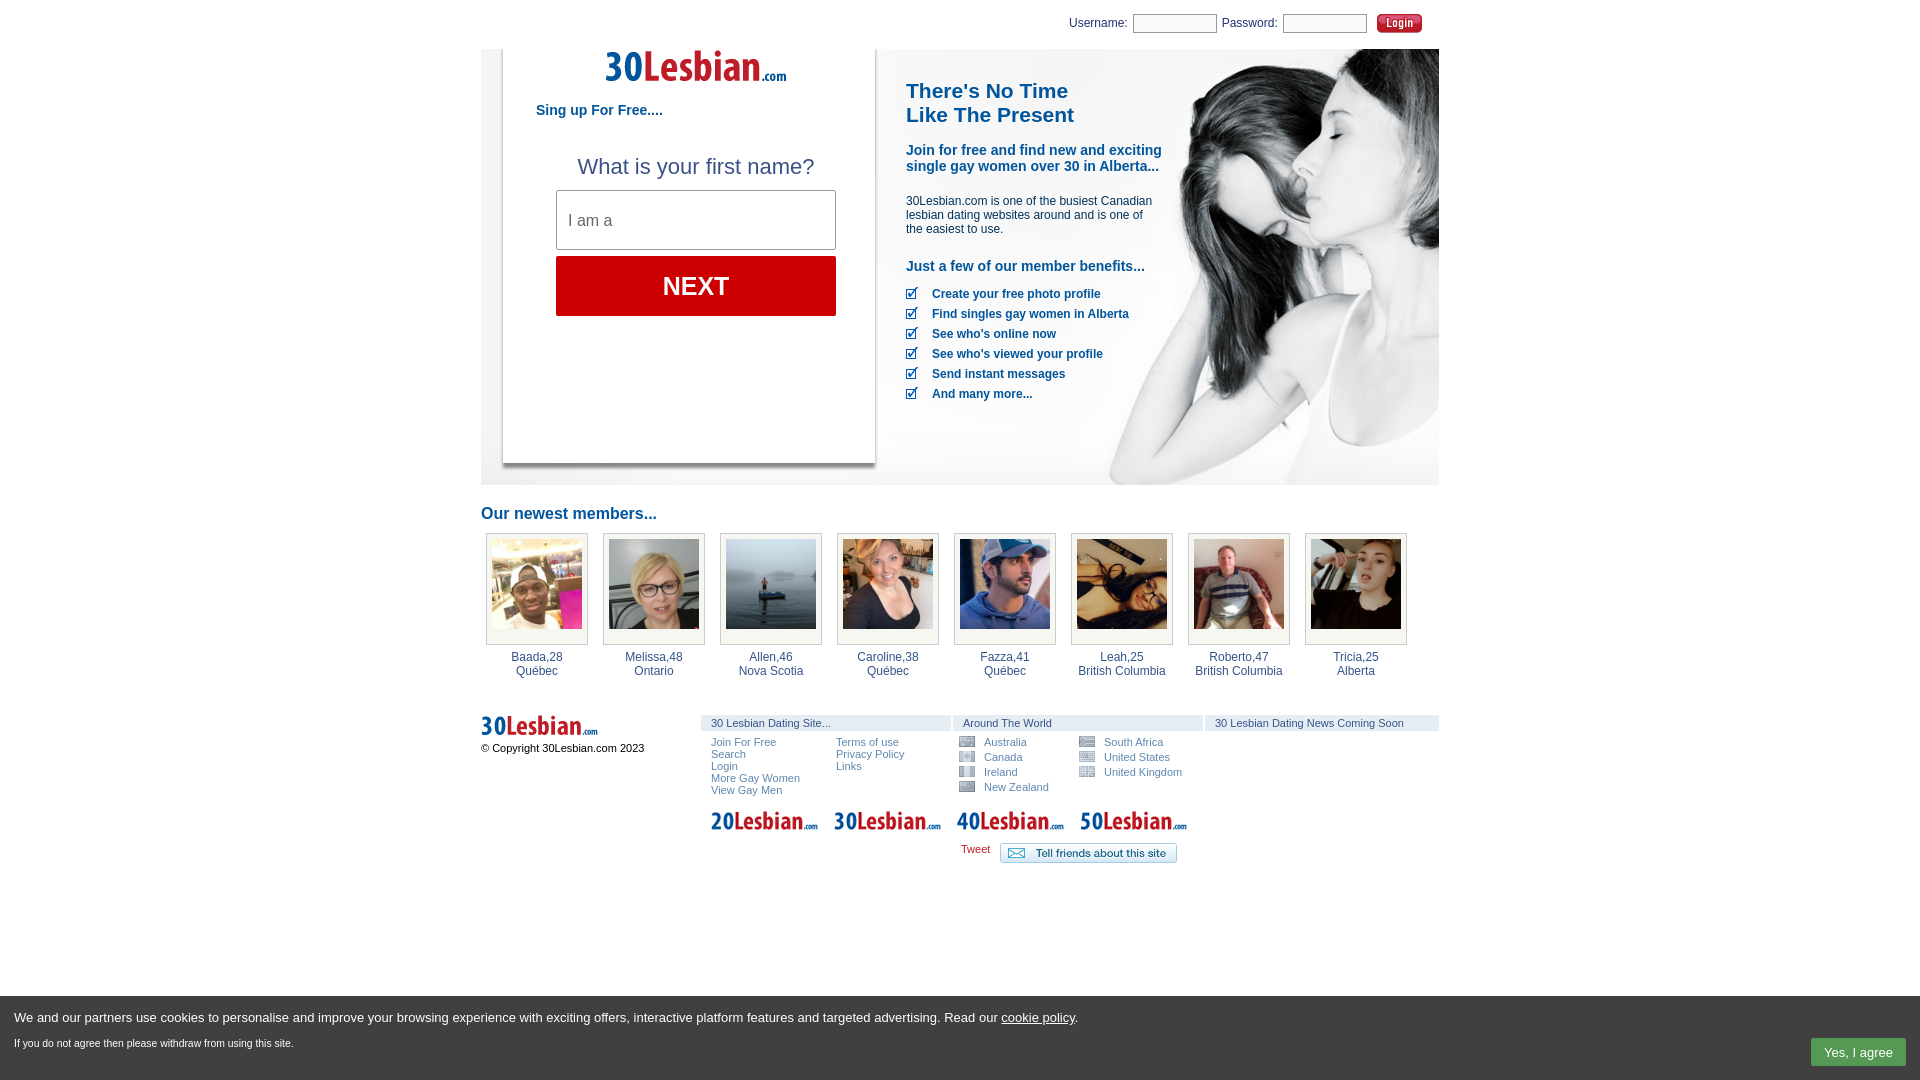  What do you see at coordinates (742, 741) in the screenshot?
I see `'Join For Free'` at bounding box center [742, 741].